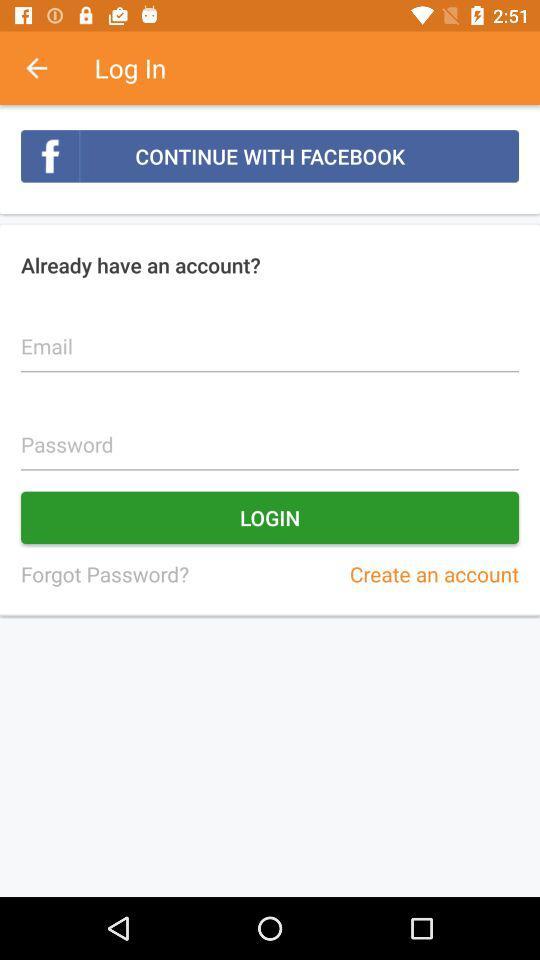  Describe the element at coordinates (270, 433) in the screenshot. I see `password` at that location.